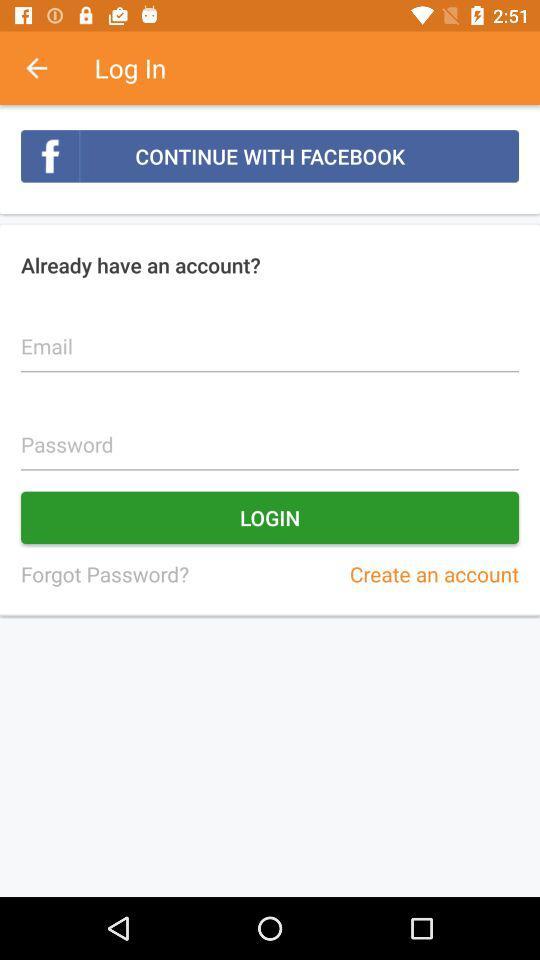  Describe the element at coordinates (270, 433) in the screenshot. I see `password` at that location.